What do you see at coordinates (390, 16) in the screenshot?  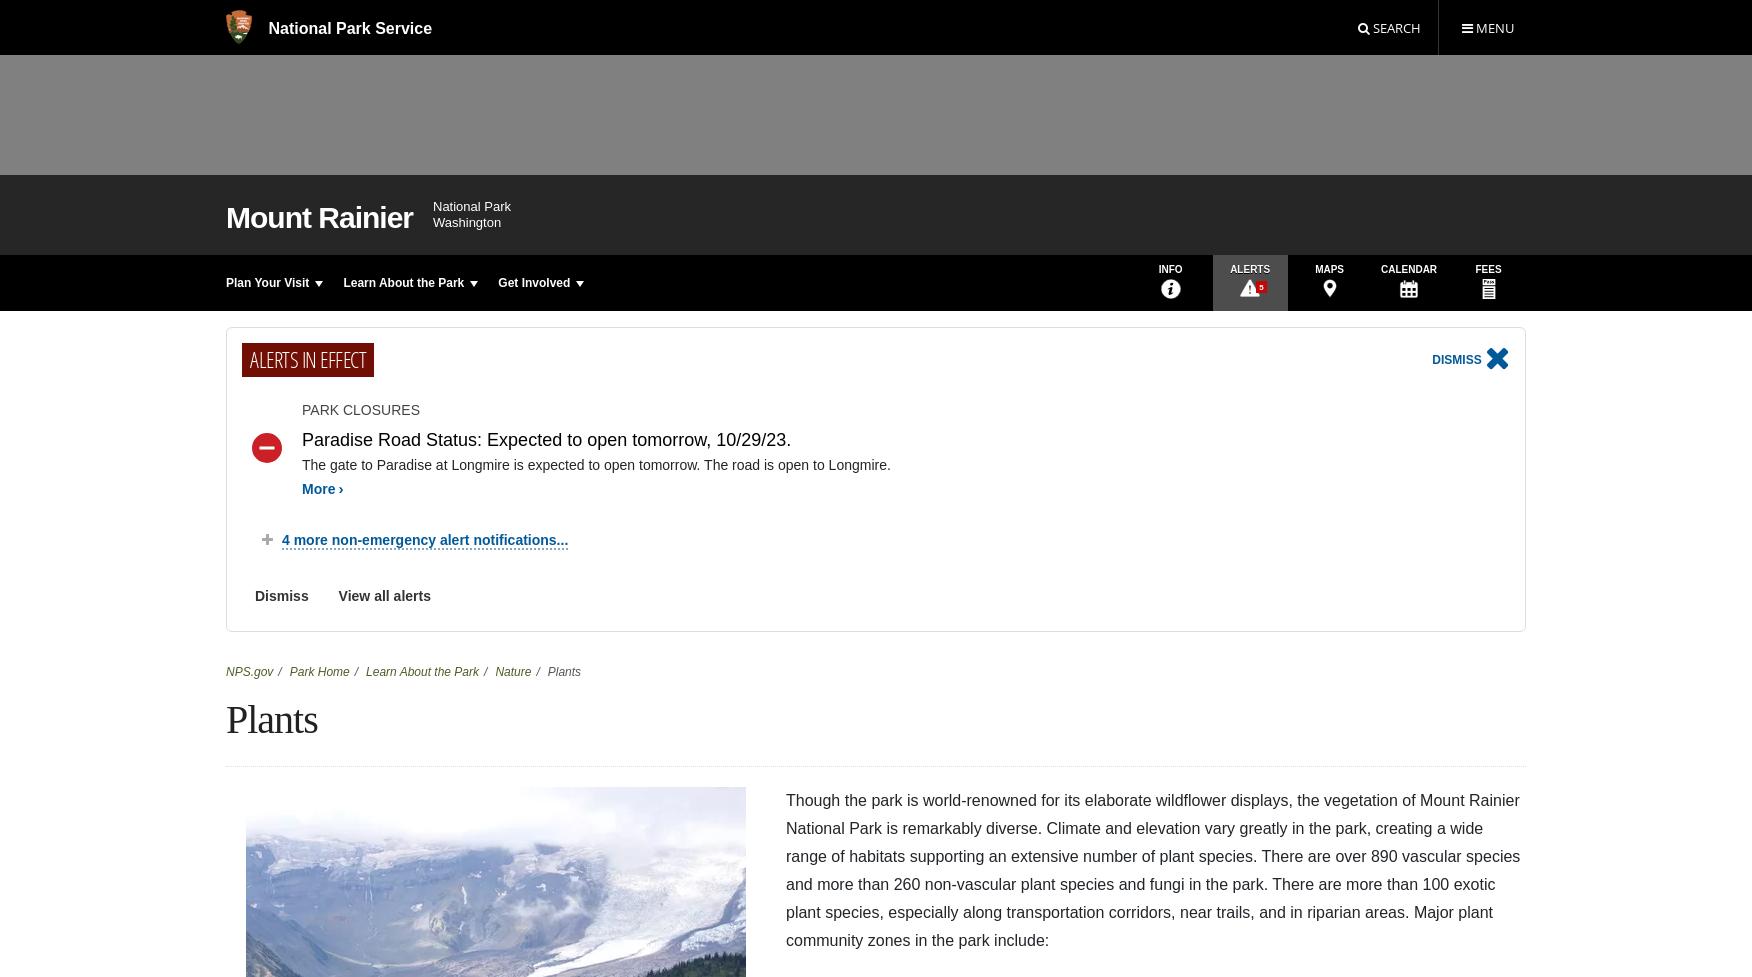 I see `':'` at bounding box center [390, 16].